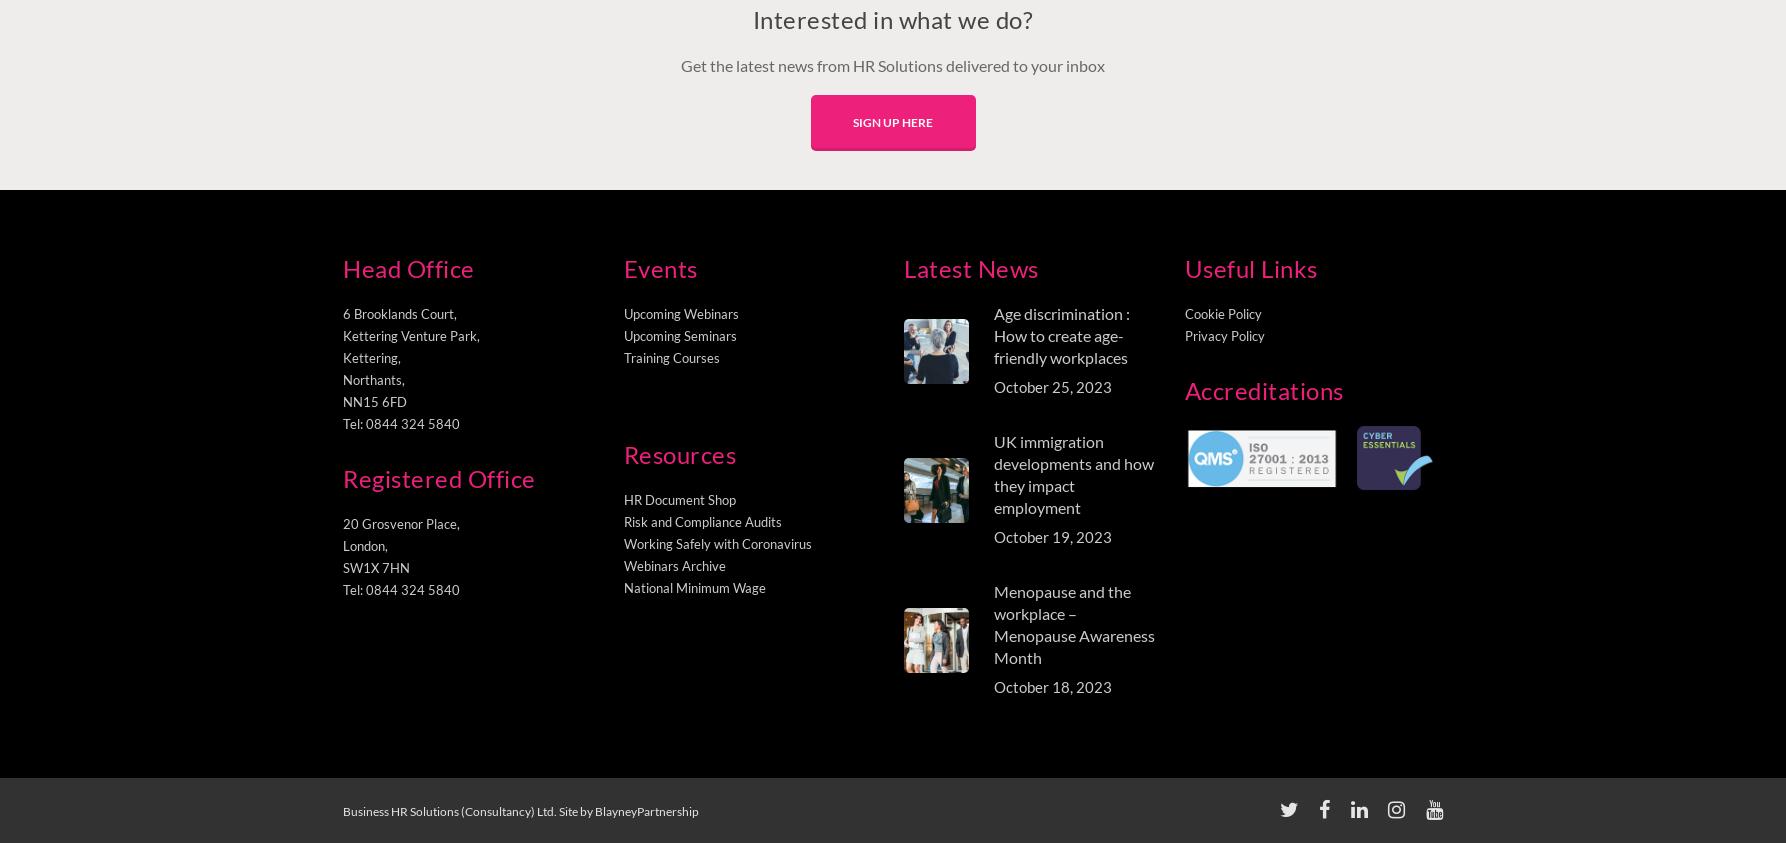 Image resolution: width=1786 pixels, height=843 pixels. What do you see at coordinates (994, 536) in the screenshot?
I see `'October 19, 2023'` at bounding box center [994, 536].